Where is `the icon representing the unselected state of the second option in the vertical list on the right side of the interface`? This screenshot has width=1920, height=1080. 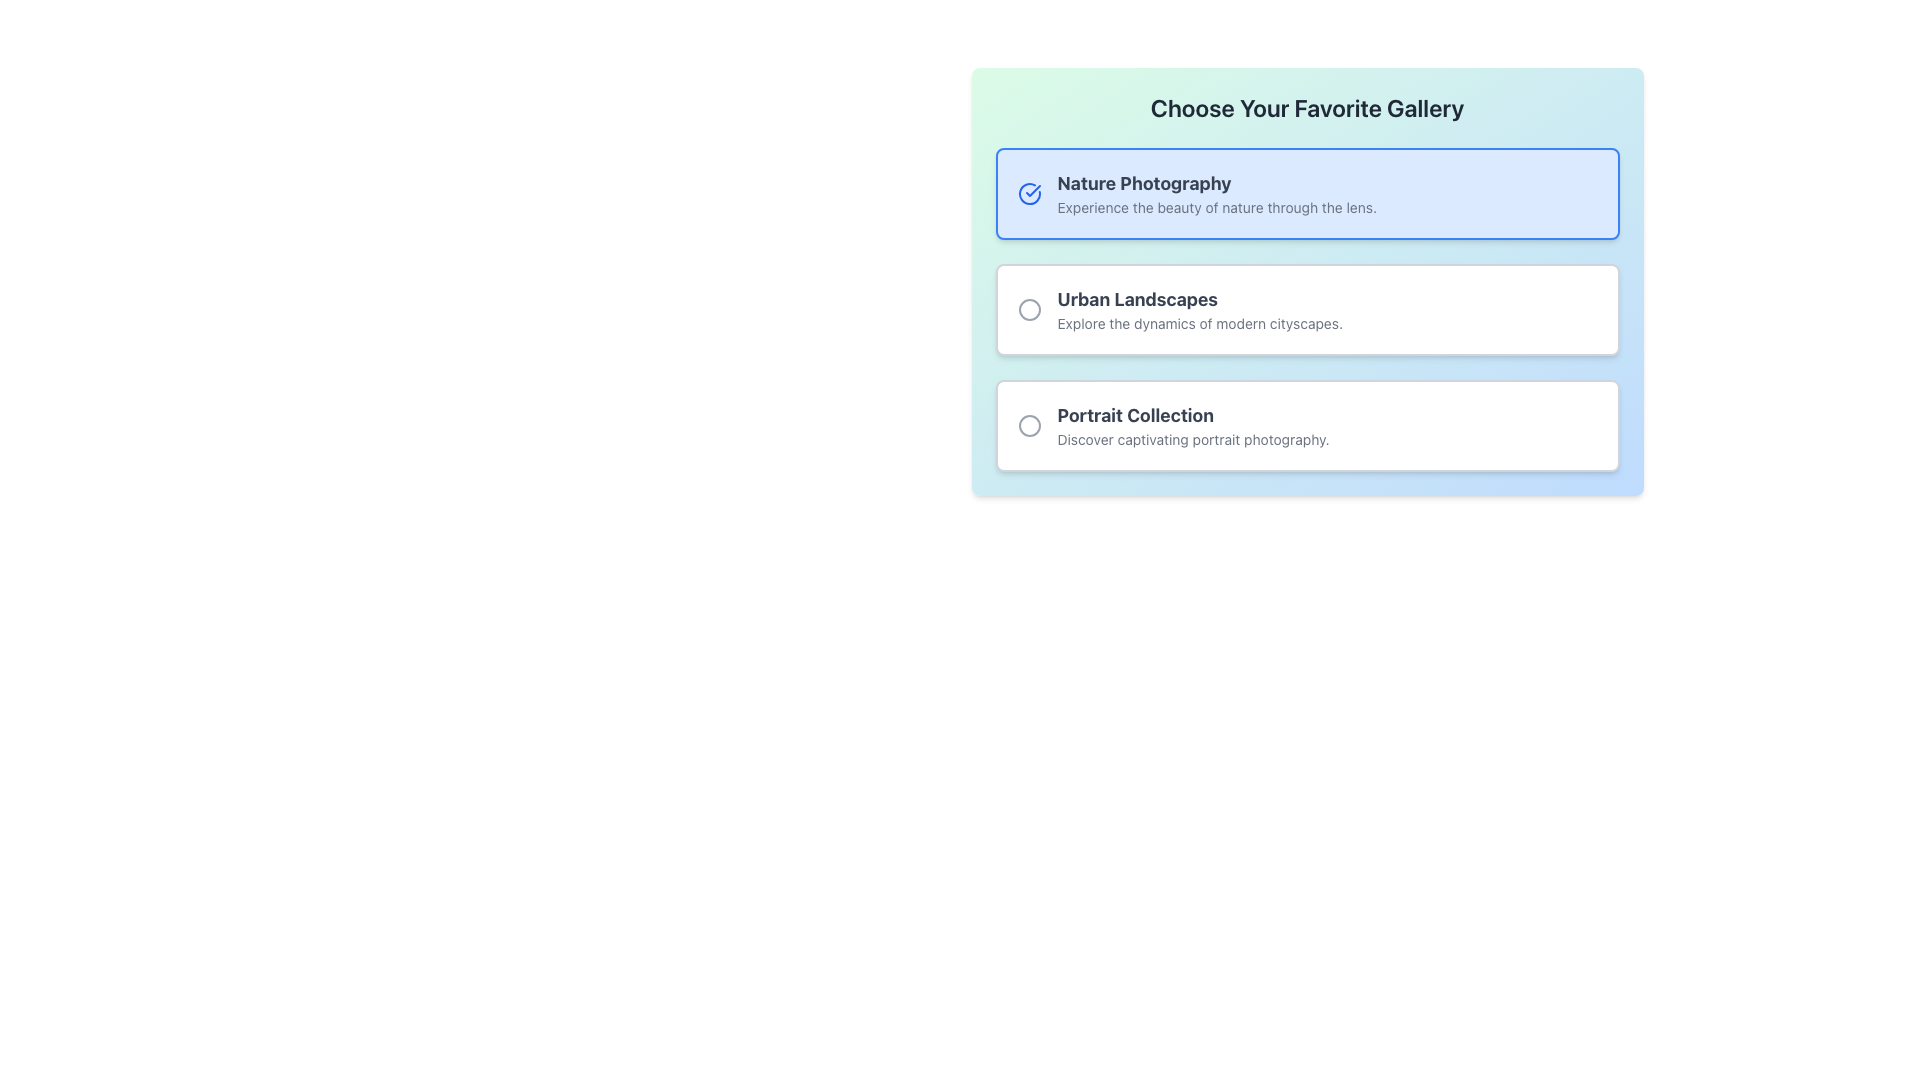
the icon representing the unselected state of the second option in the vertical list on the right side of the interface is located at coordinates (1029, 309).